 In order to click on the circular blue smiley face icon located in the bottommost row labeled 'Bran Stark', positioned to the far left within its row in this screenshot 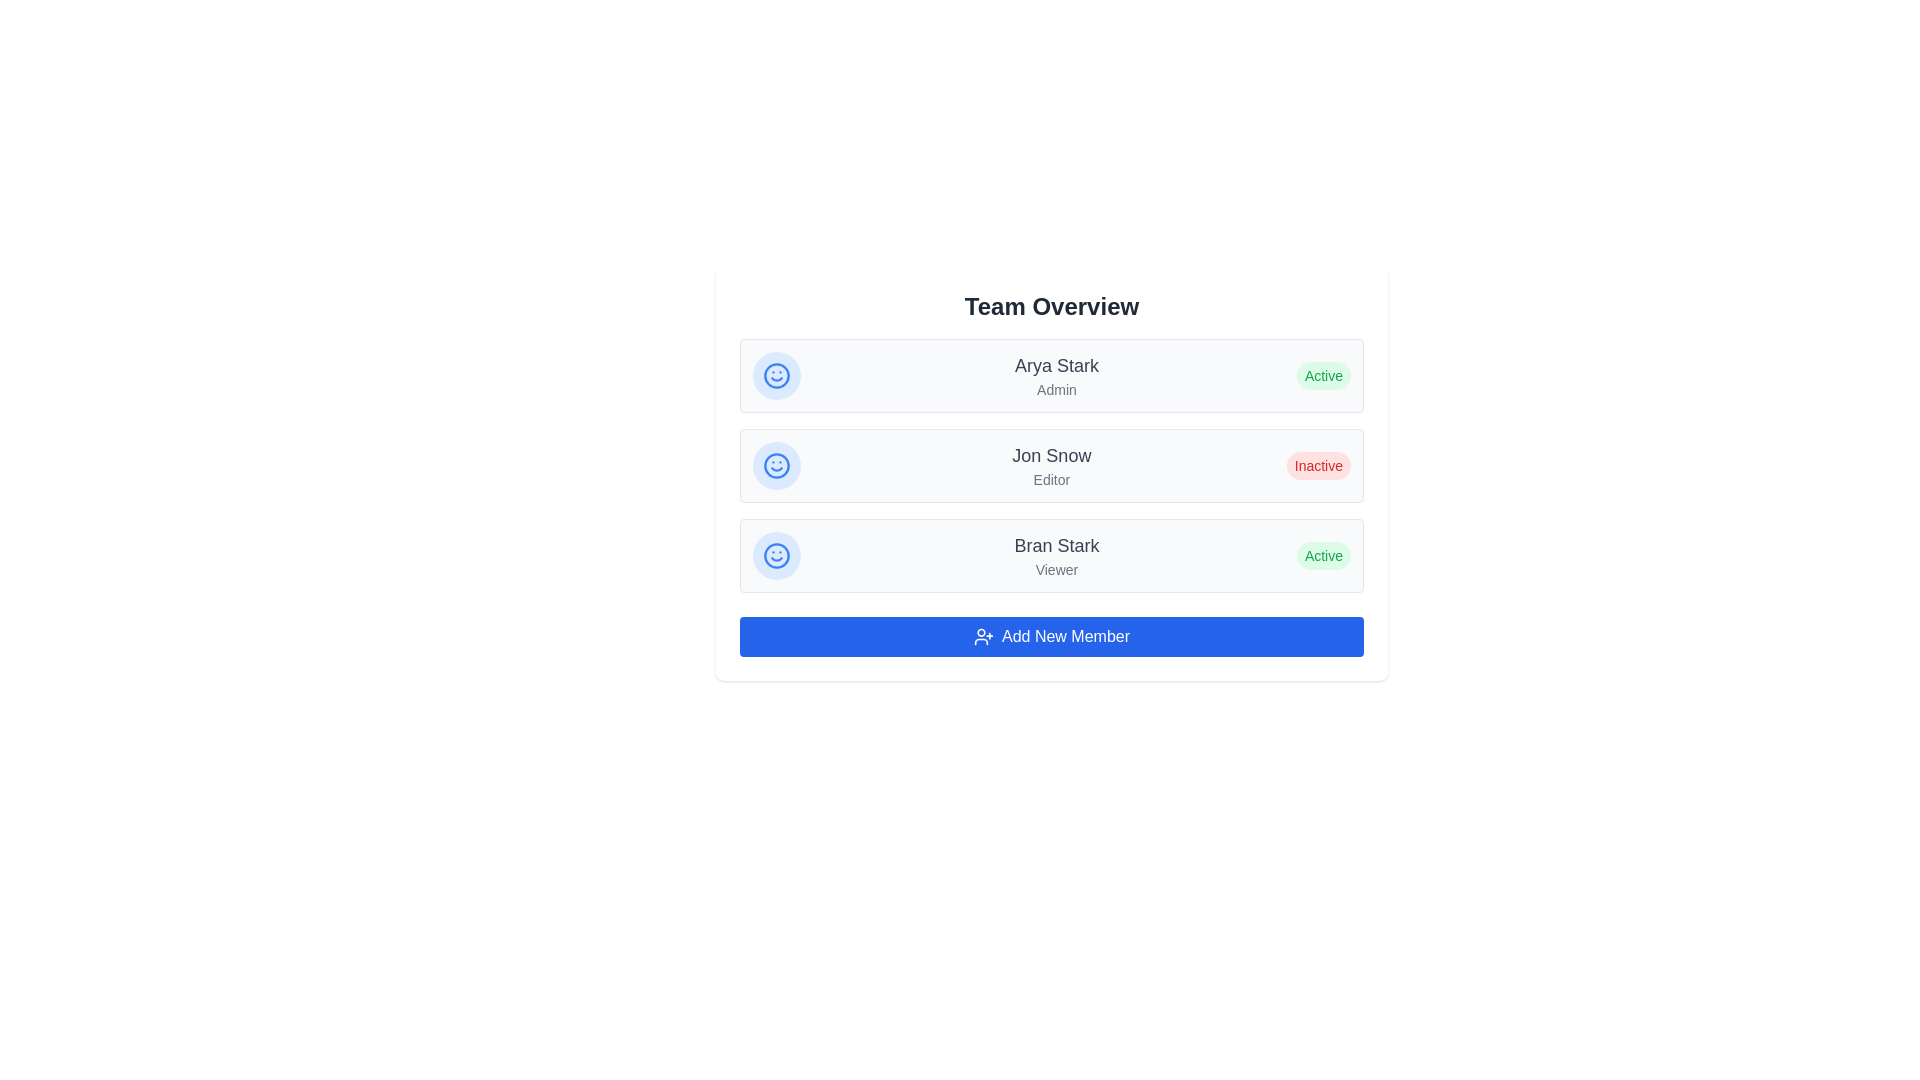, I will do `click(776, 555)`.